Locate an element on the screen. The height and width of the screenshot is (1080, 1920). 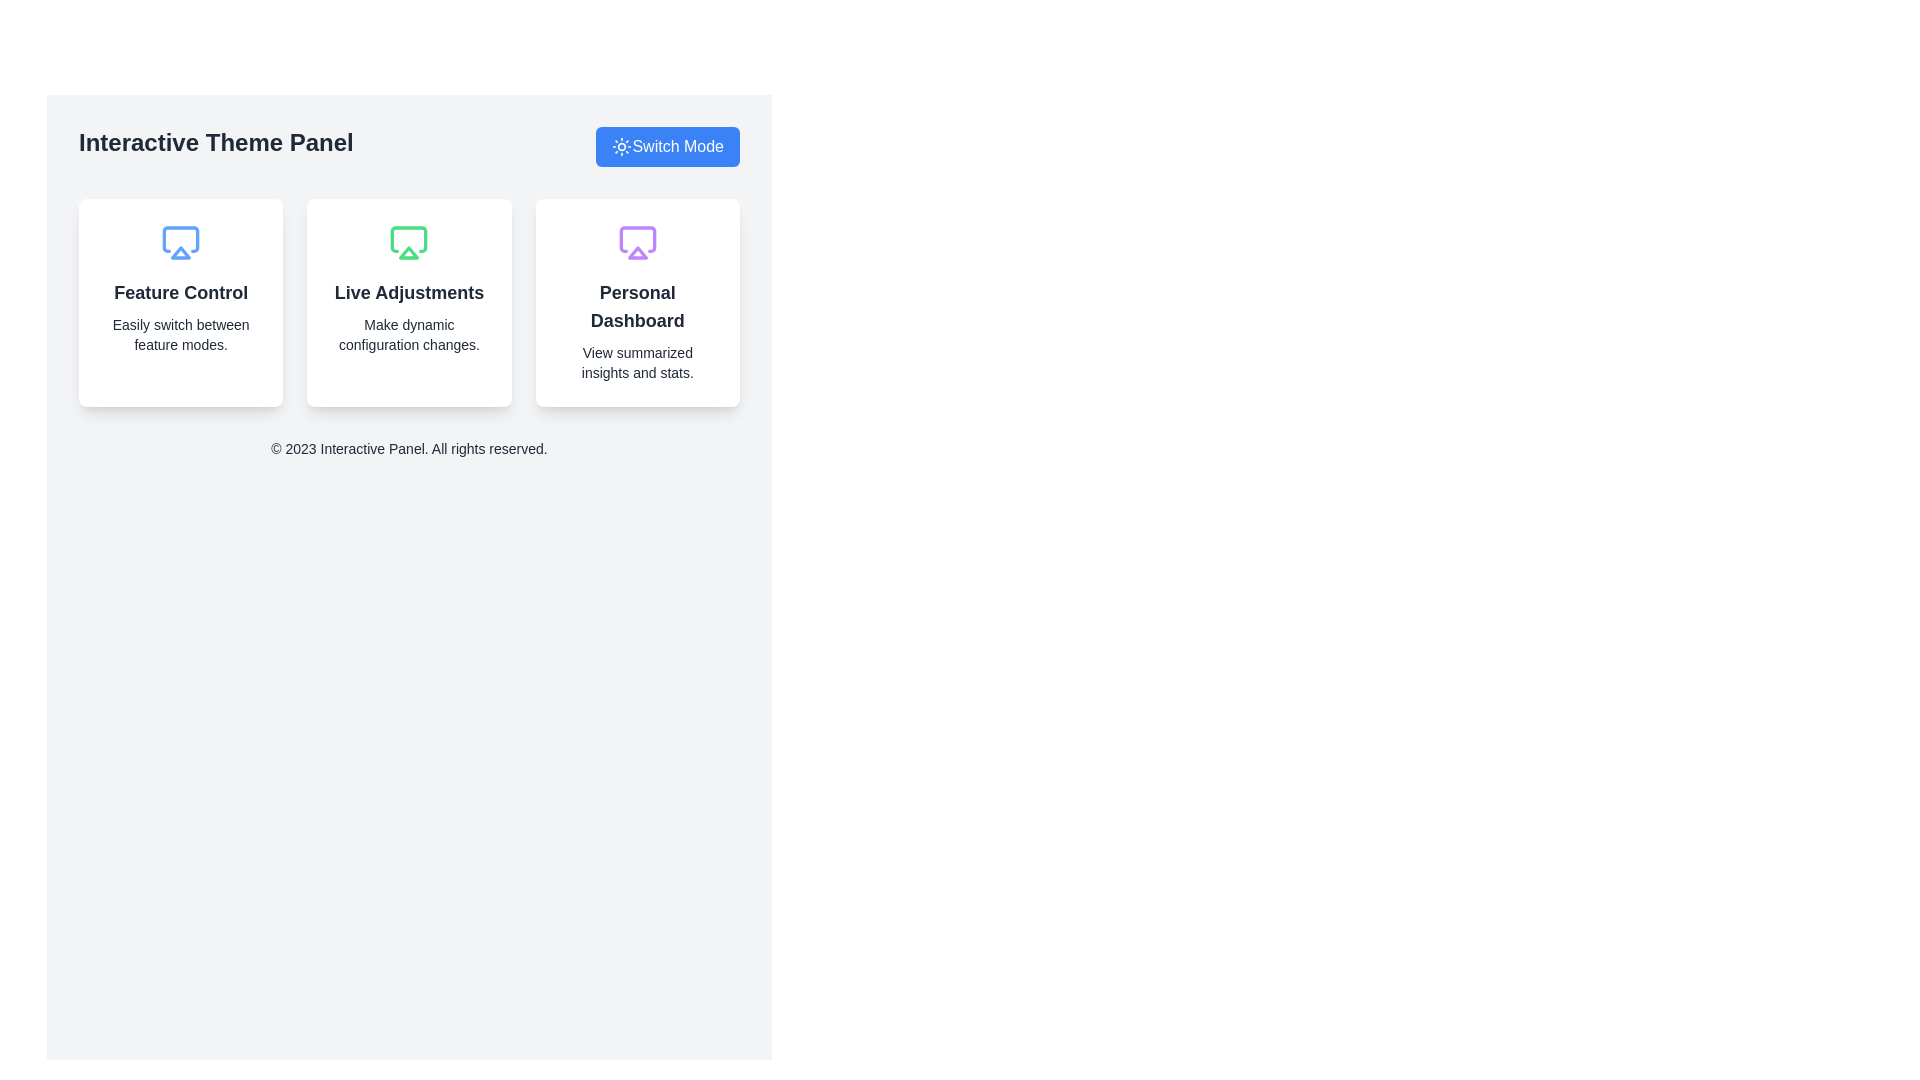
the icon representing the card's function or theme in the 'Feature Control' section, located at the top of the first card on the left side of the interface is located at coordinates (181, 242).